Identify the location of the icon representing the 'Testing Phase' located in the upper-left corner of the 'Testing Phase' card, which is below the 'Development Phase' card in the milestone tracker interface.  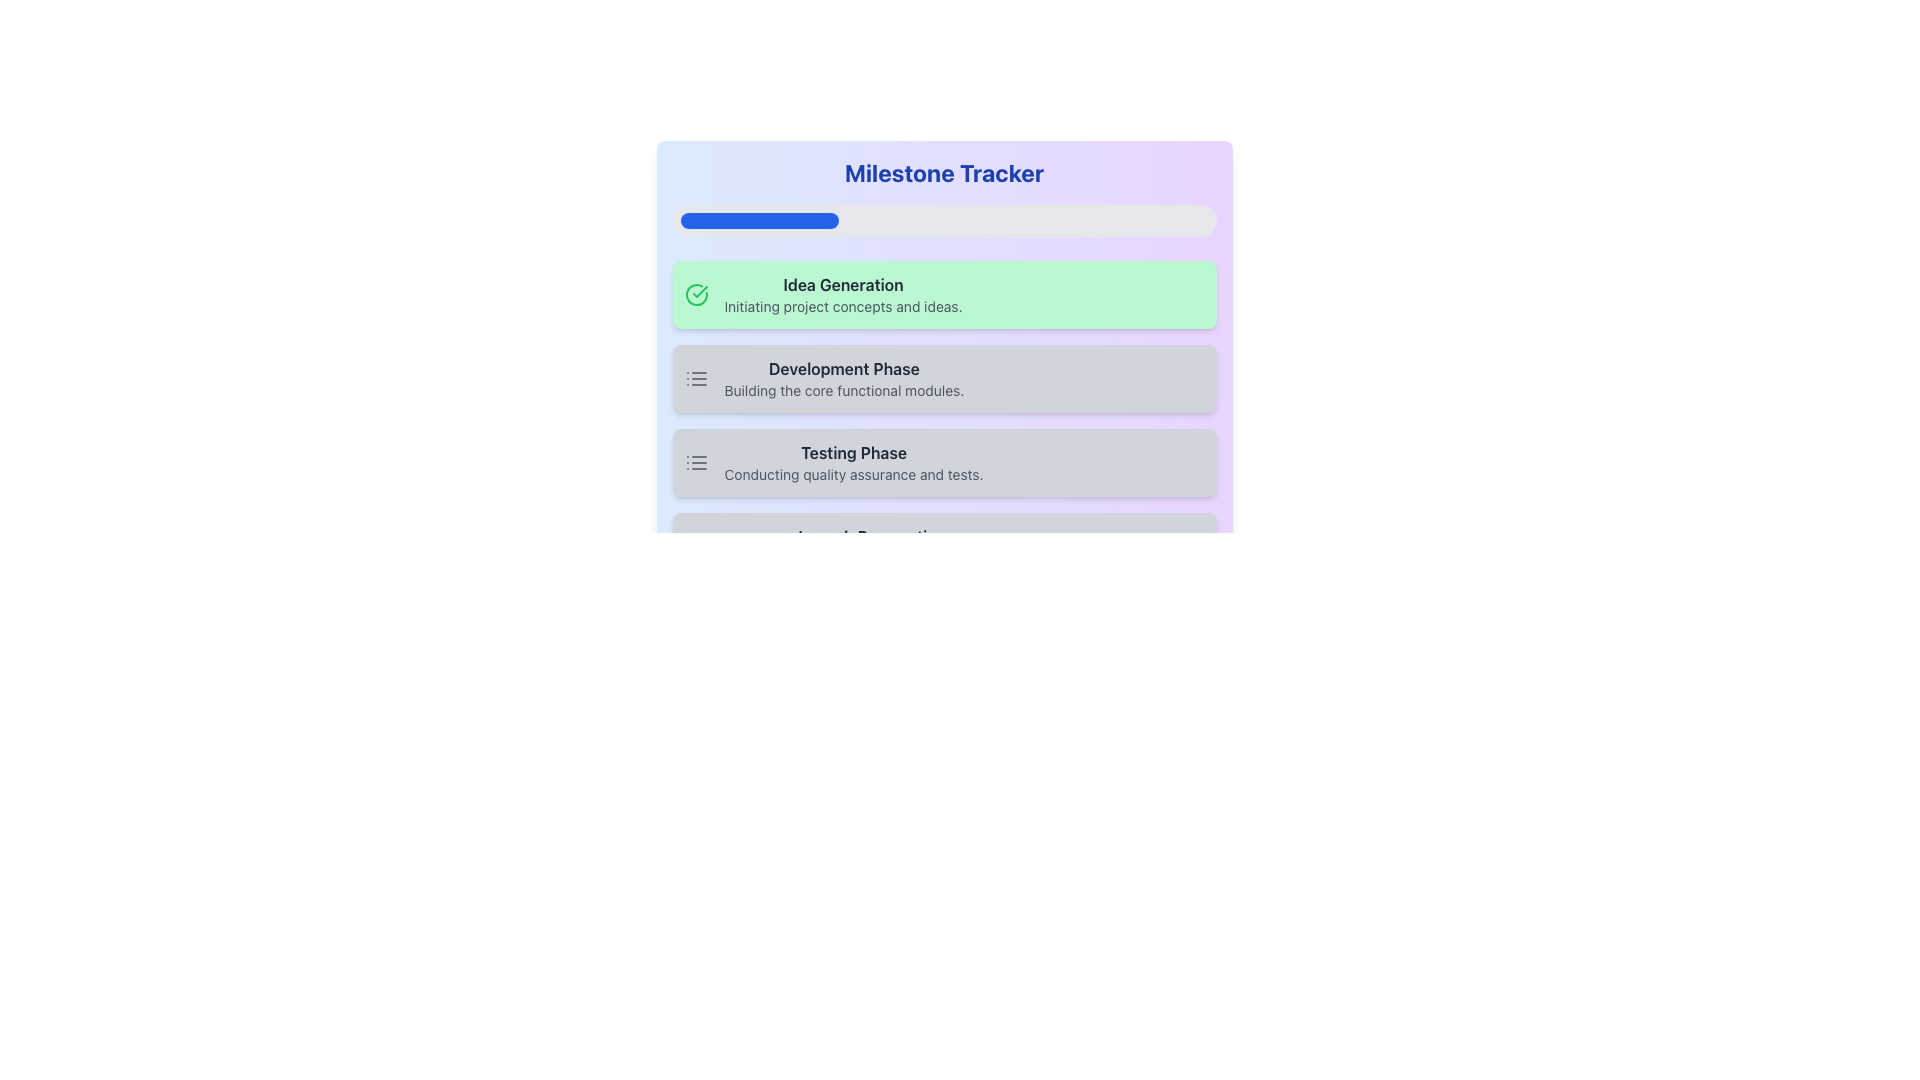
(696, 462).